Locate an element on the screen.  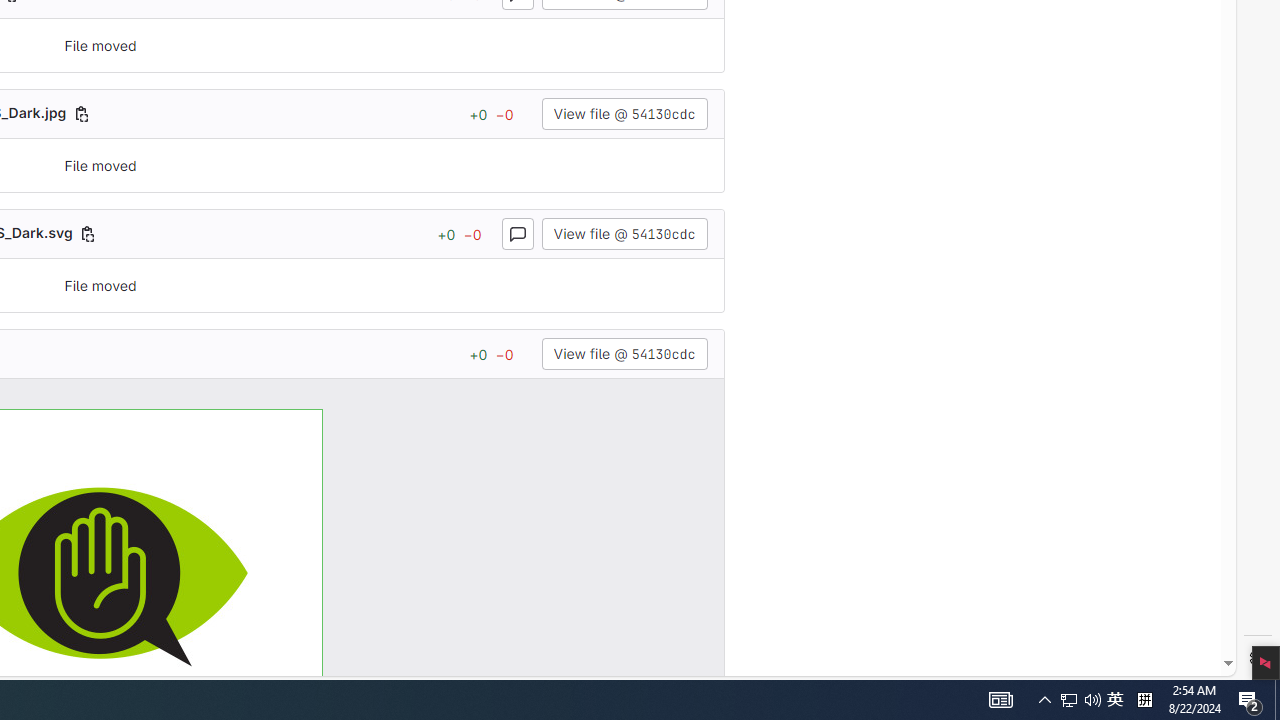
'Toggle comments for this file' is located at coordinates (517, 233).